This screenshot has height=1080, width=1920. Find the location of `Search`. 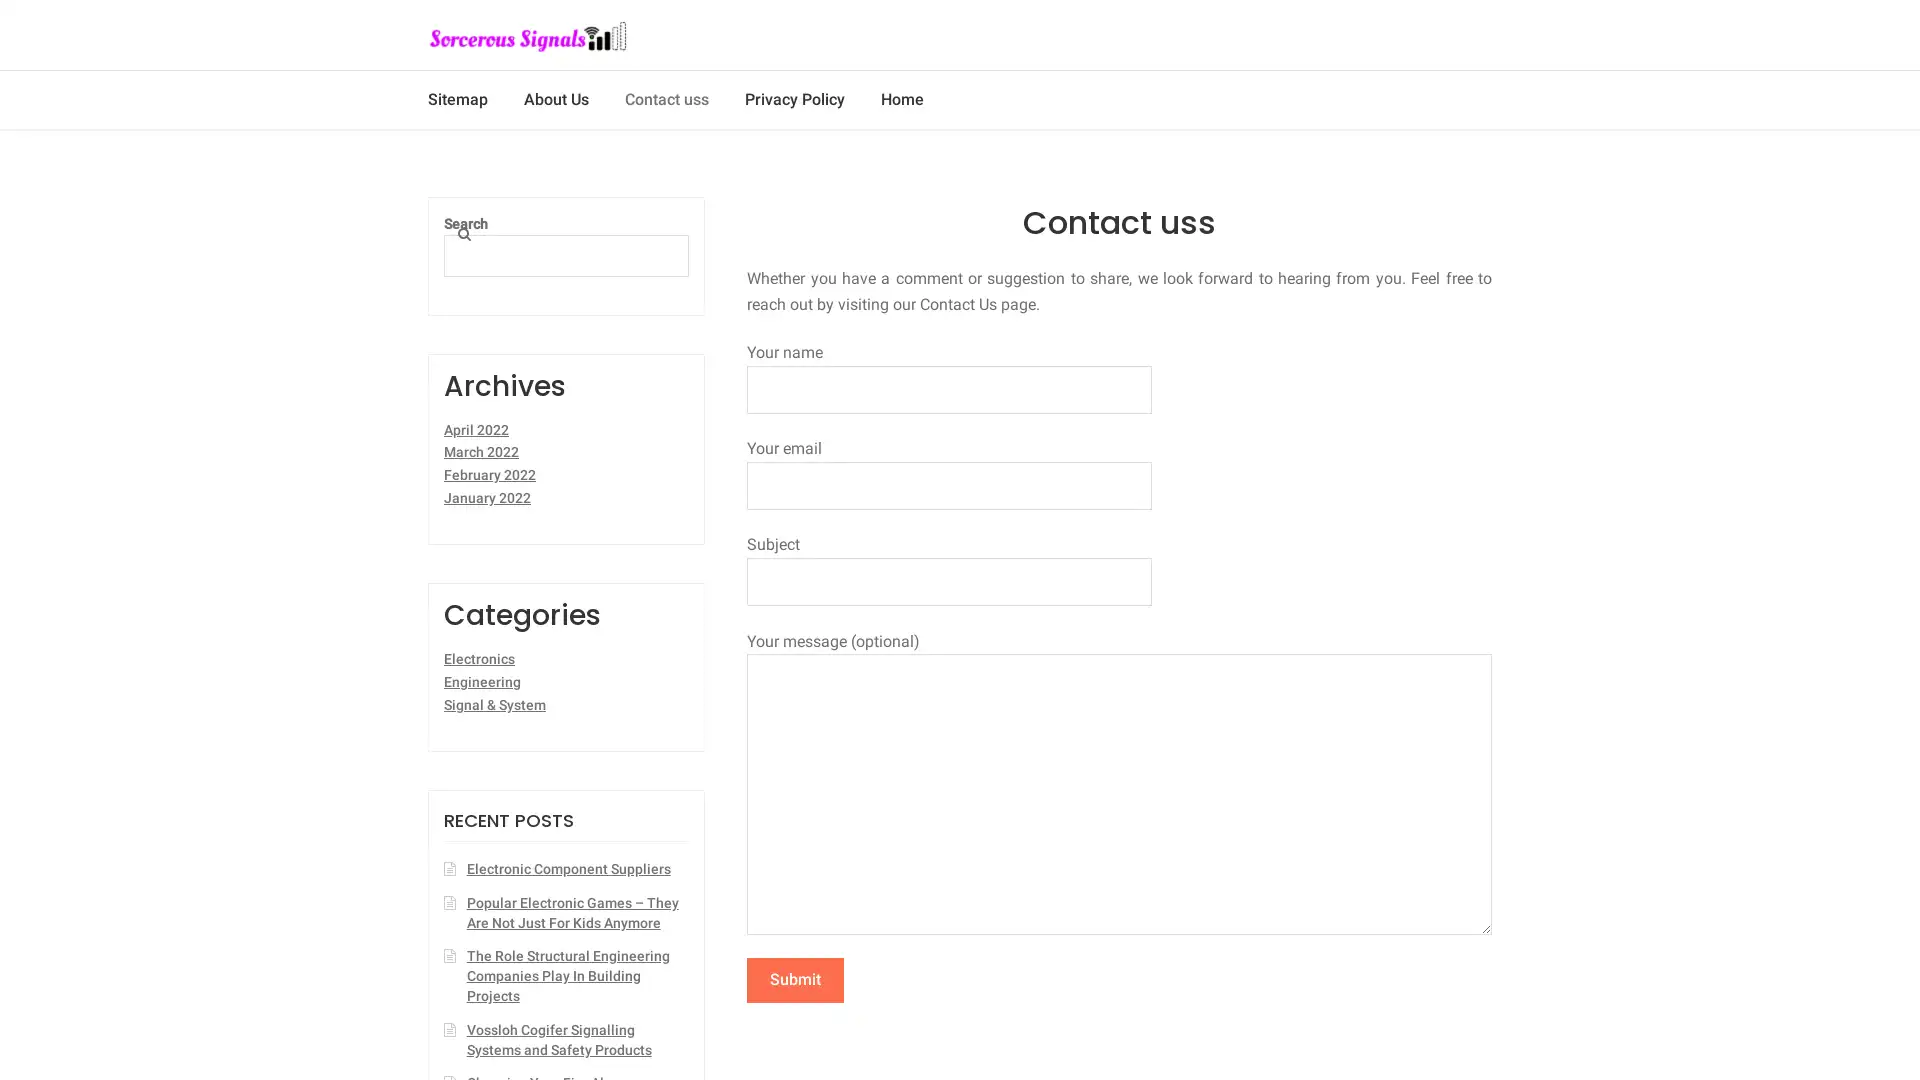

Search is located at coordinates (483, 228).